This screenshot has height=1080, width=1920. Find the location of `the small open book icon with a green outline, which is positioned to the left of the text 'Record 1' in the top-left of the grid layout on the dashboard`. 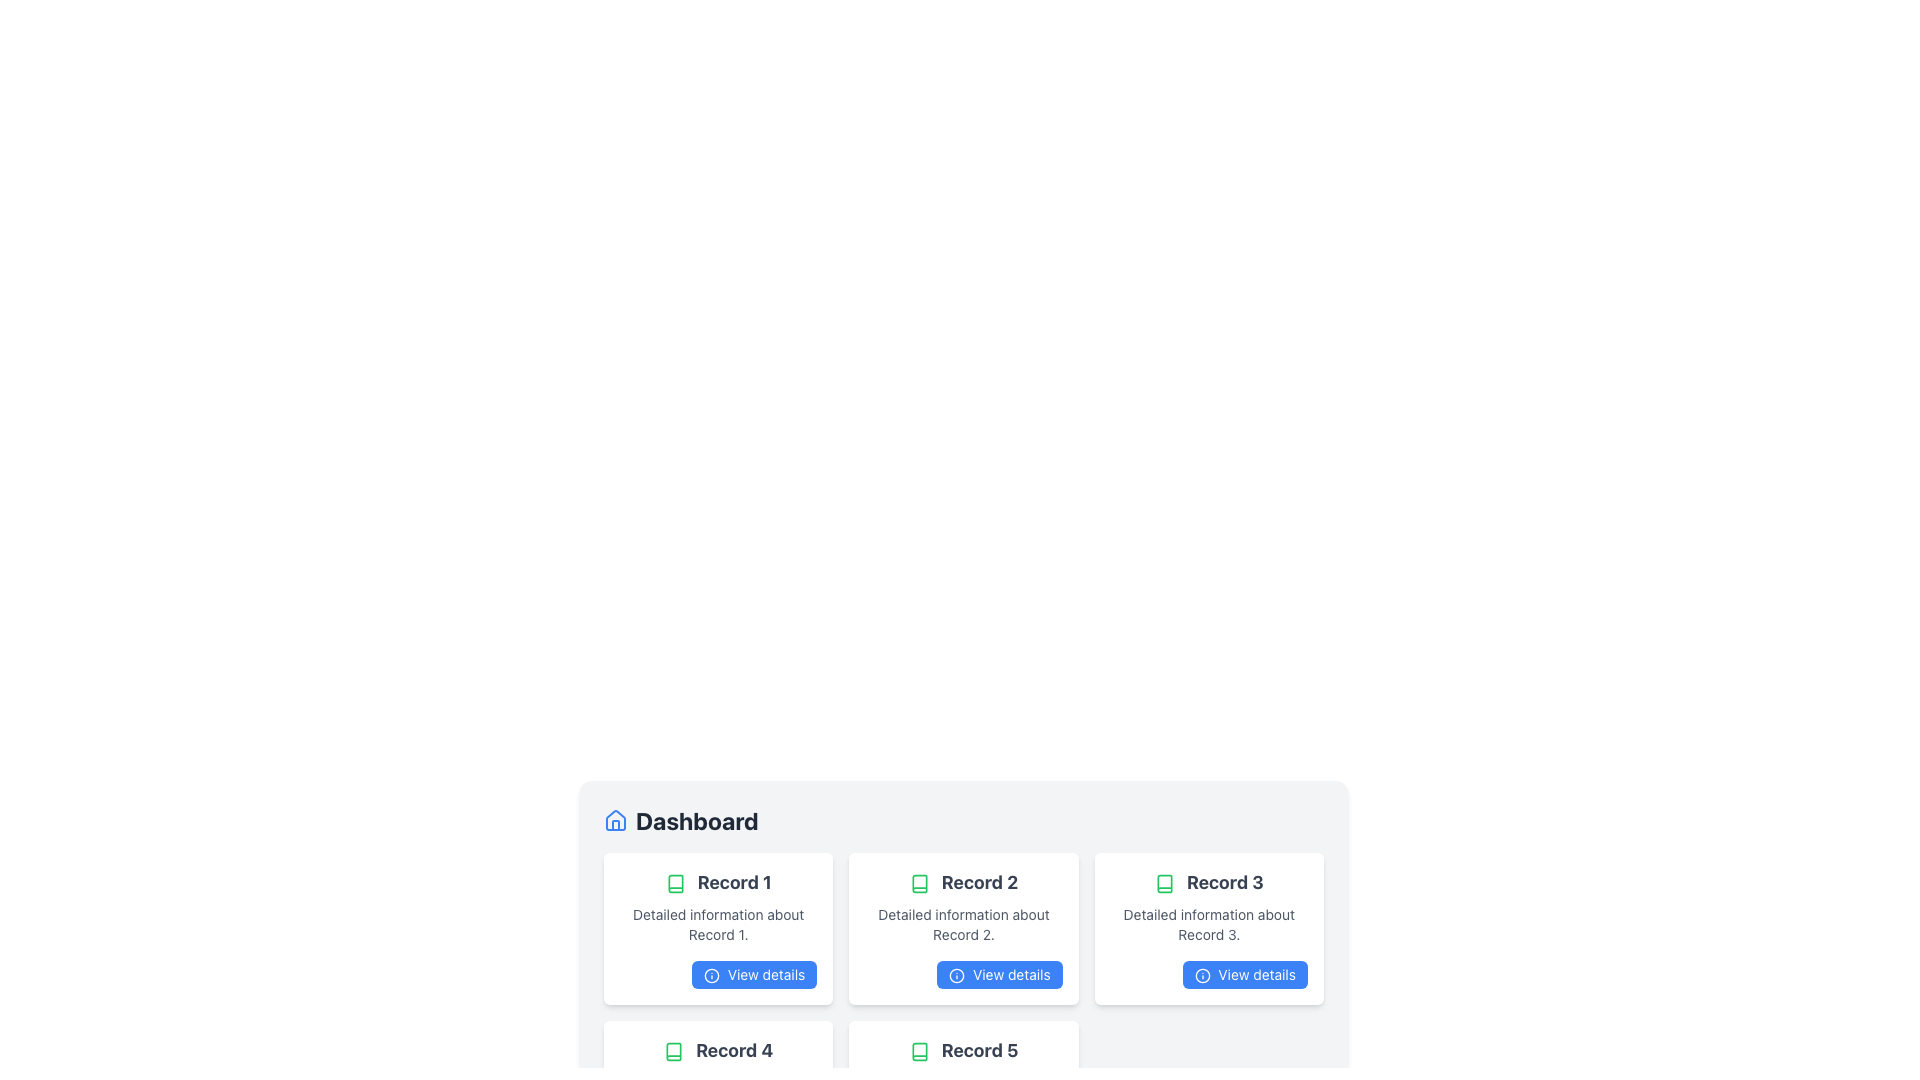

the small open book icon with a green outline, which is positioned to the left of the text 'Record 1' in the top-left of the grid layout on the dashboard is located at coordinates (675, 883).